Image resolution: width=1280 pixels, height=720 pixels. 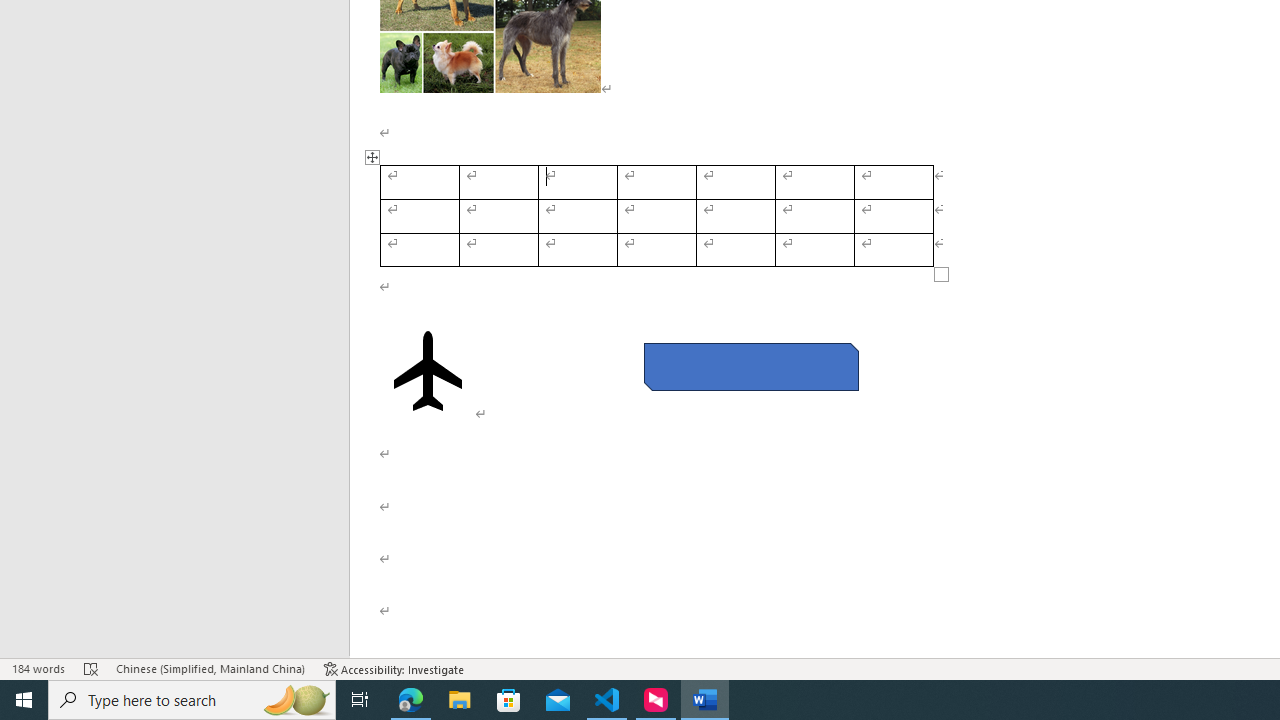 I want to click on 'Airplane with solid fill', so click(x=427, y=371).